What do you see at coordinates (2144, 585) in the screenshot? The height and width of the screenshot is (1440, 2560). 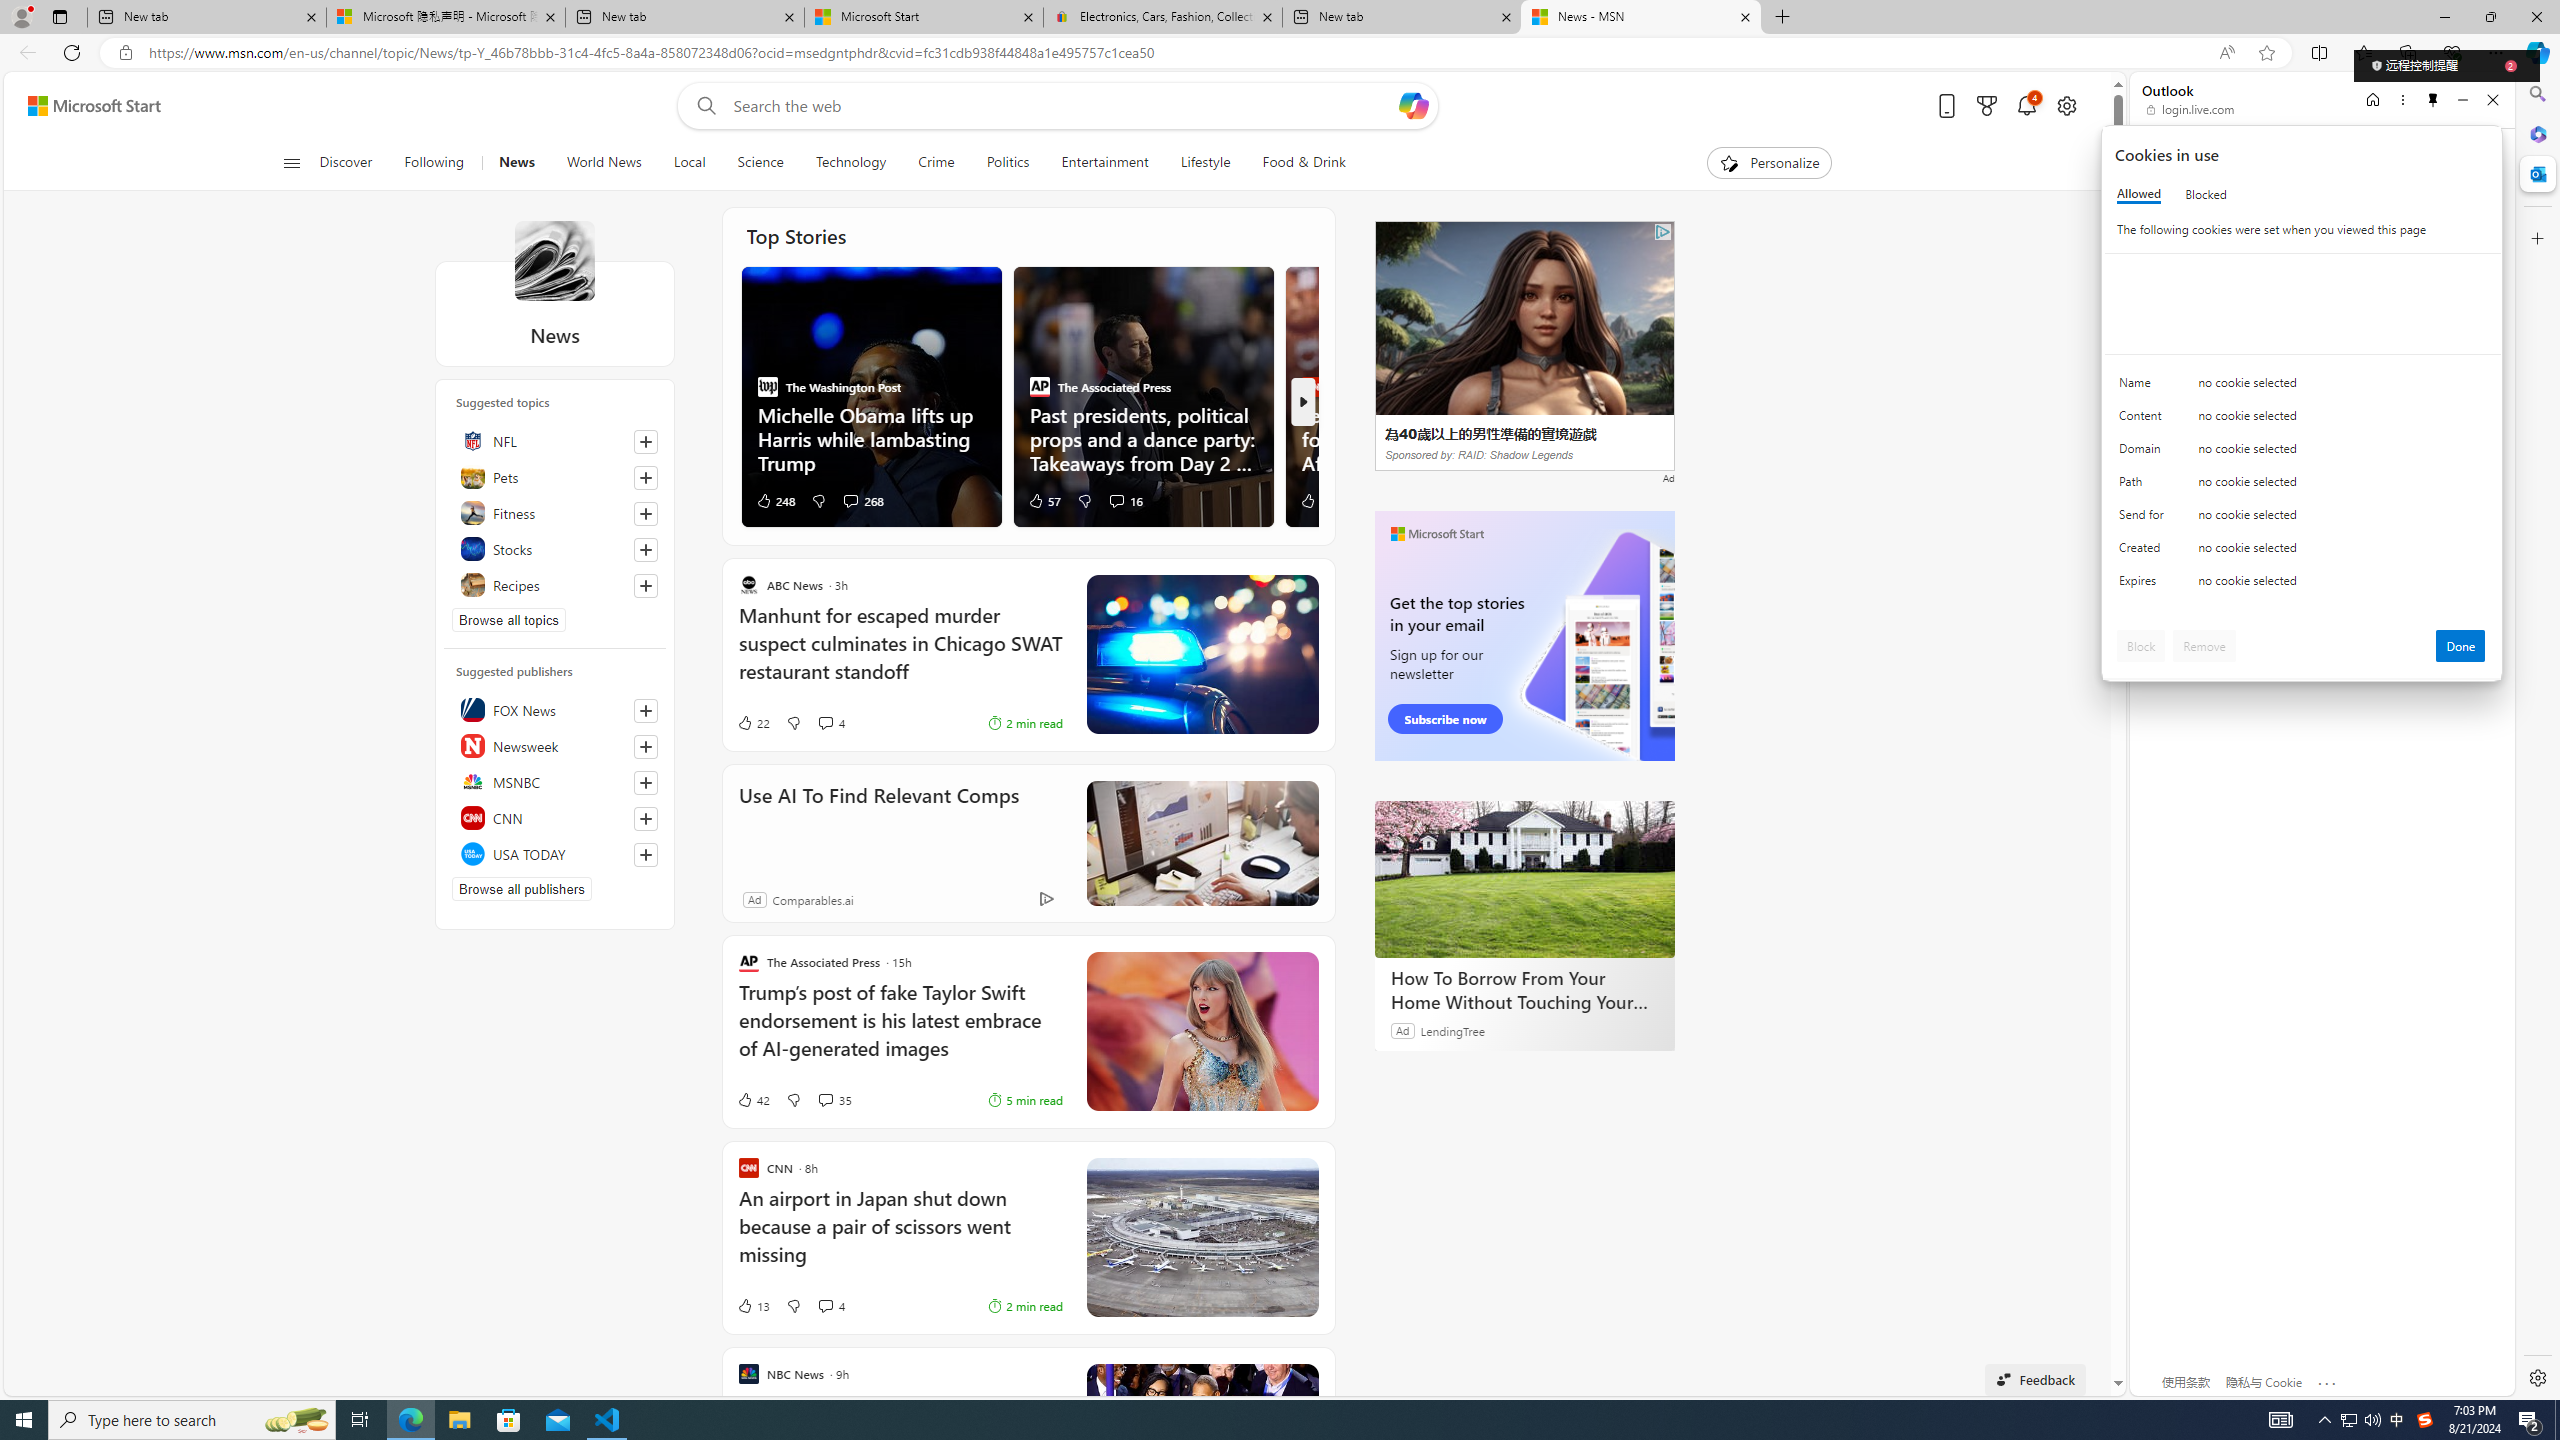 I see `'Expires'` at bounding box center [2144, 585].